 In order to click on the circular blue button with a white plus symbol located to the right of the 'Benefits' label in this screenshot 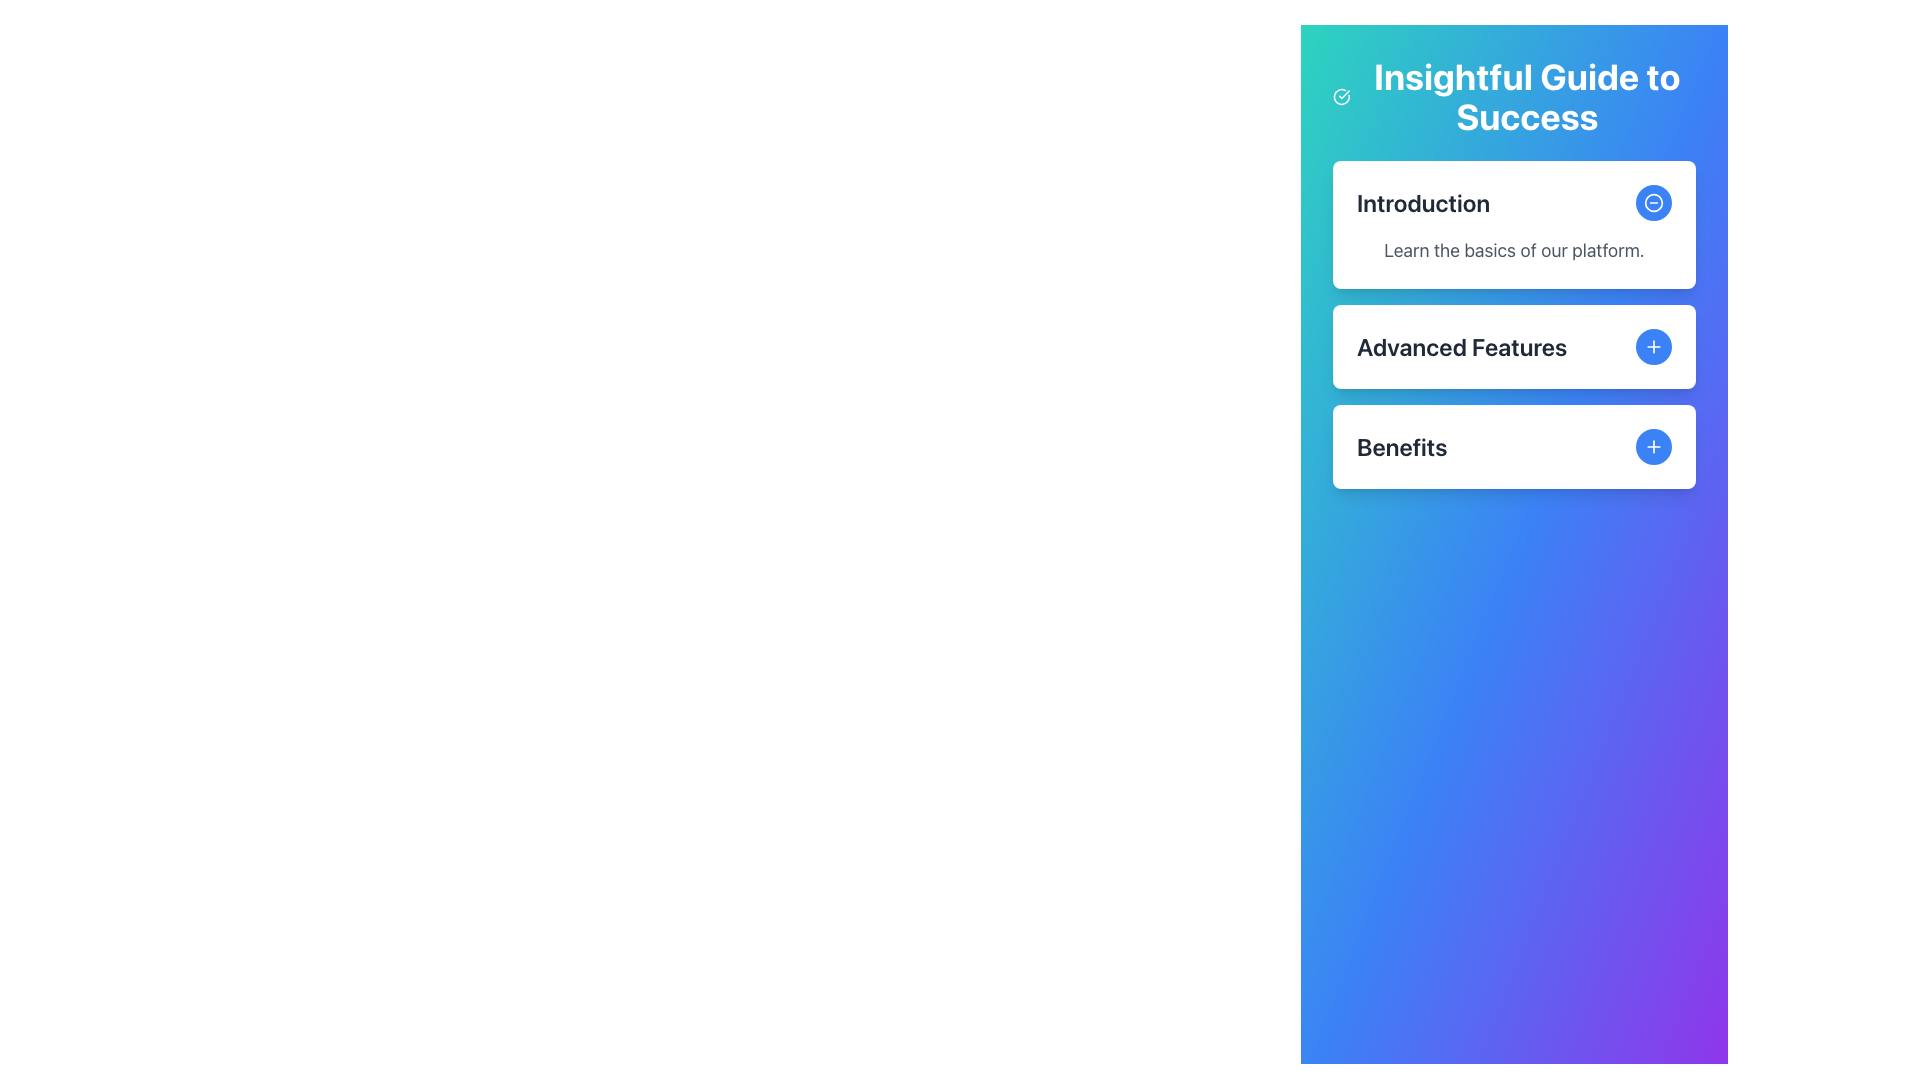, I will do `click(1654, 446)`.